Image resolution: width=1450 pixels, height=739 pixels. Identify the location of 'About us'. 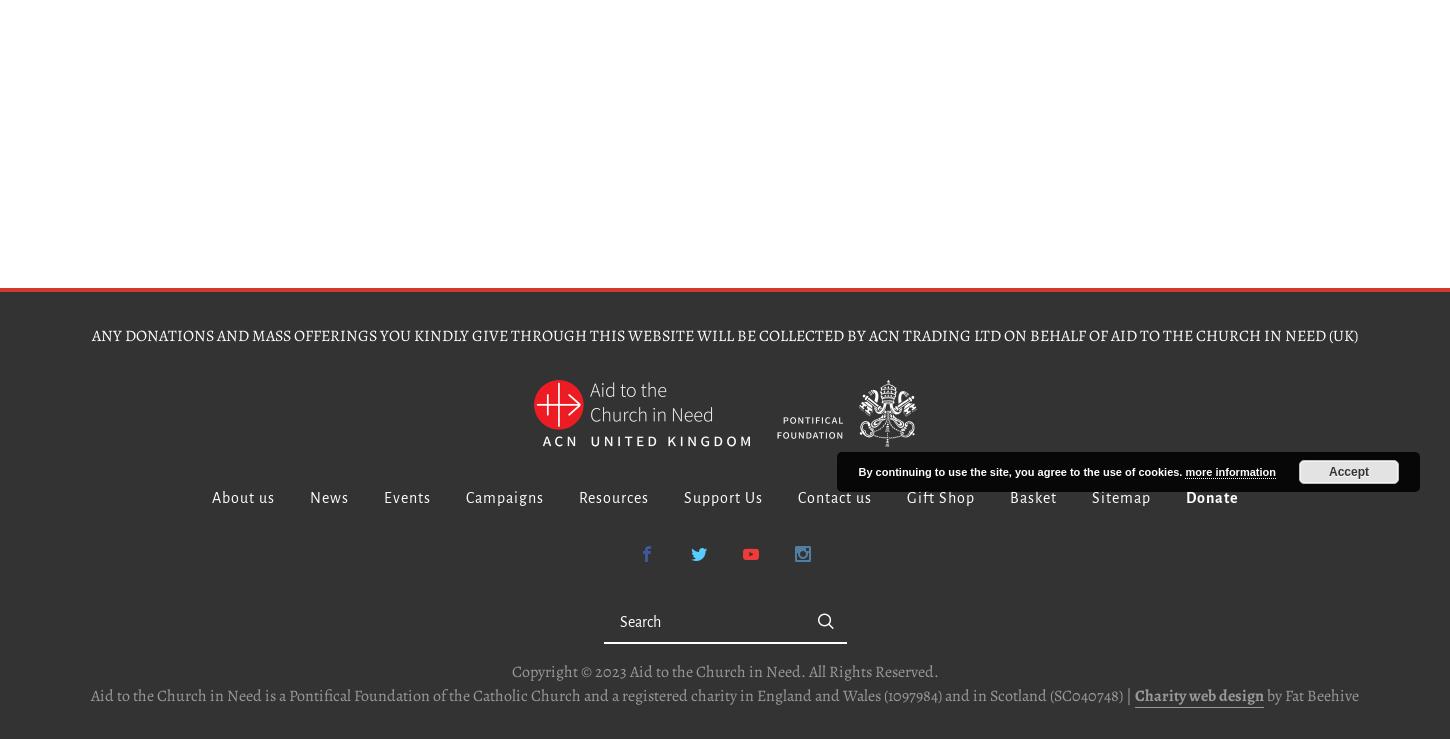
(242, 497).